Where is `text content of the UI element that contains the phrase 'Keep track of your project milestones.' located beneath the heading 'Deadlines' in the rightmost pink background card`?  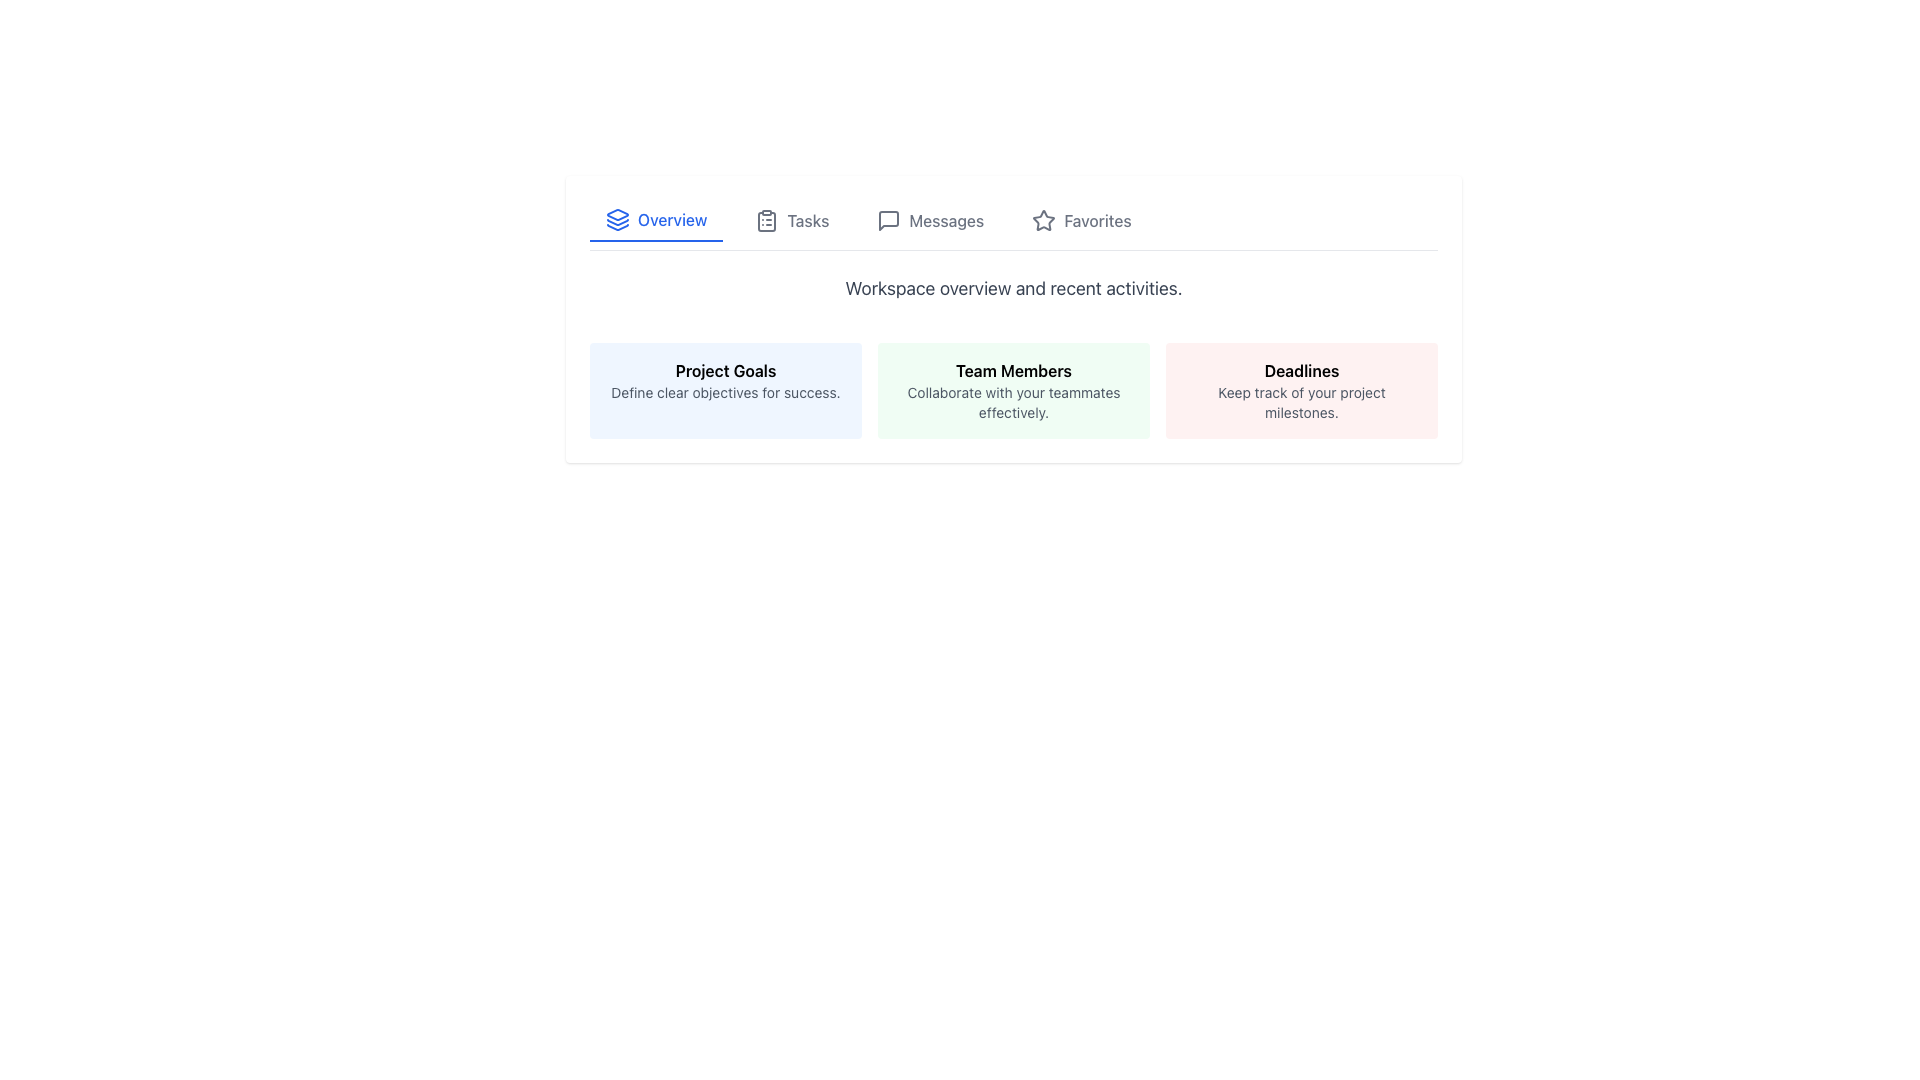 text content of the UI element that contains the phrase 'Keep track of your project milestones.' located beneath the heading 'Deadlines' in the rightmost pink background card is located at coordinates (1301, 402).